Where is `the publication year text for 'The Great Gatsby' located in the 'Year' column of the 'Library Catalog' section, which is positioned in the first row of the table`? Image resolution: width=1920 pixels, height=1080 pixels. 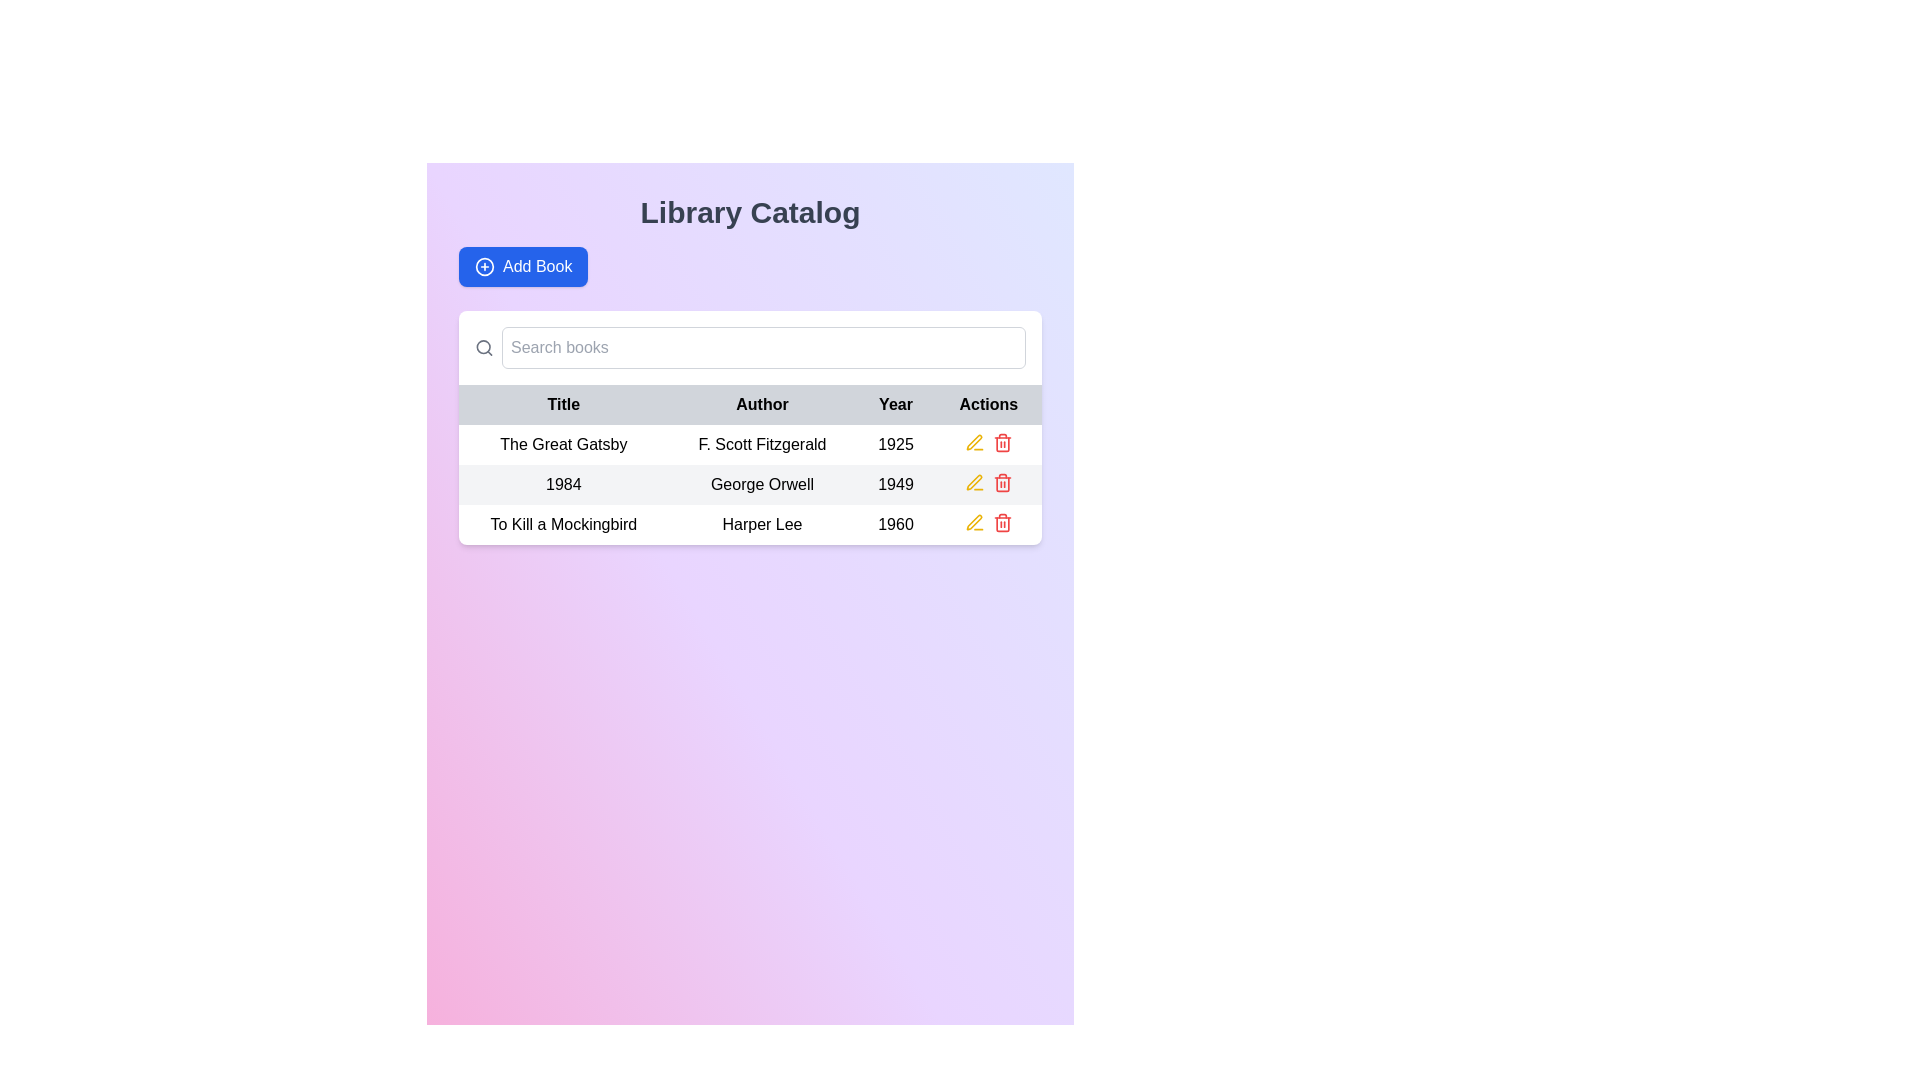
the publication year text for 'The Great Gatsby' located in the 'Year' column of the 'Library Catalog' section, which is positioned in the first row of the table is located at coordinates (895, 443).